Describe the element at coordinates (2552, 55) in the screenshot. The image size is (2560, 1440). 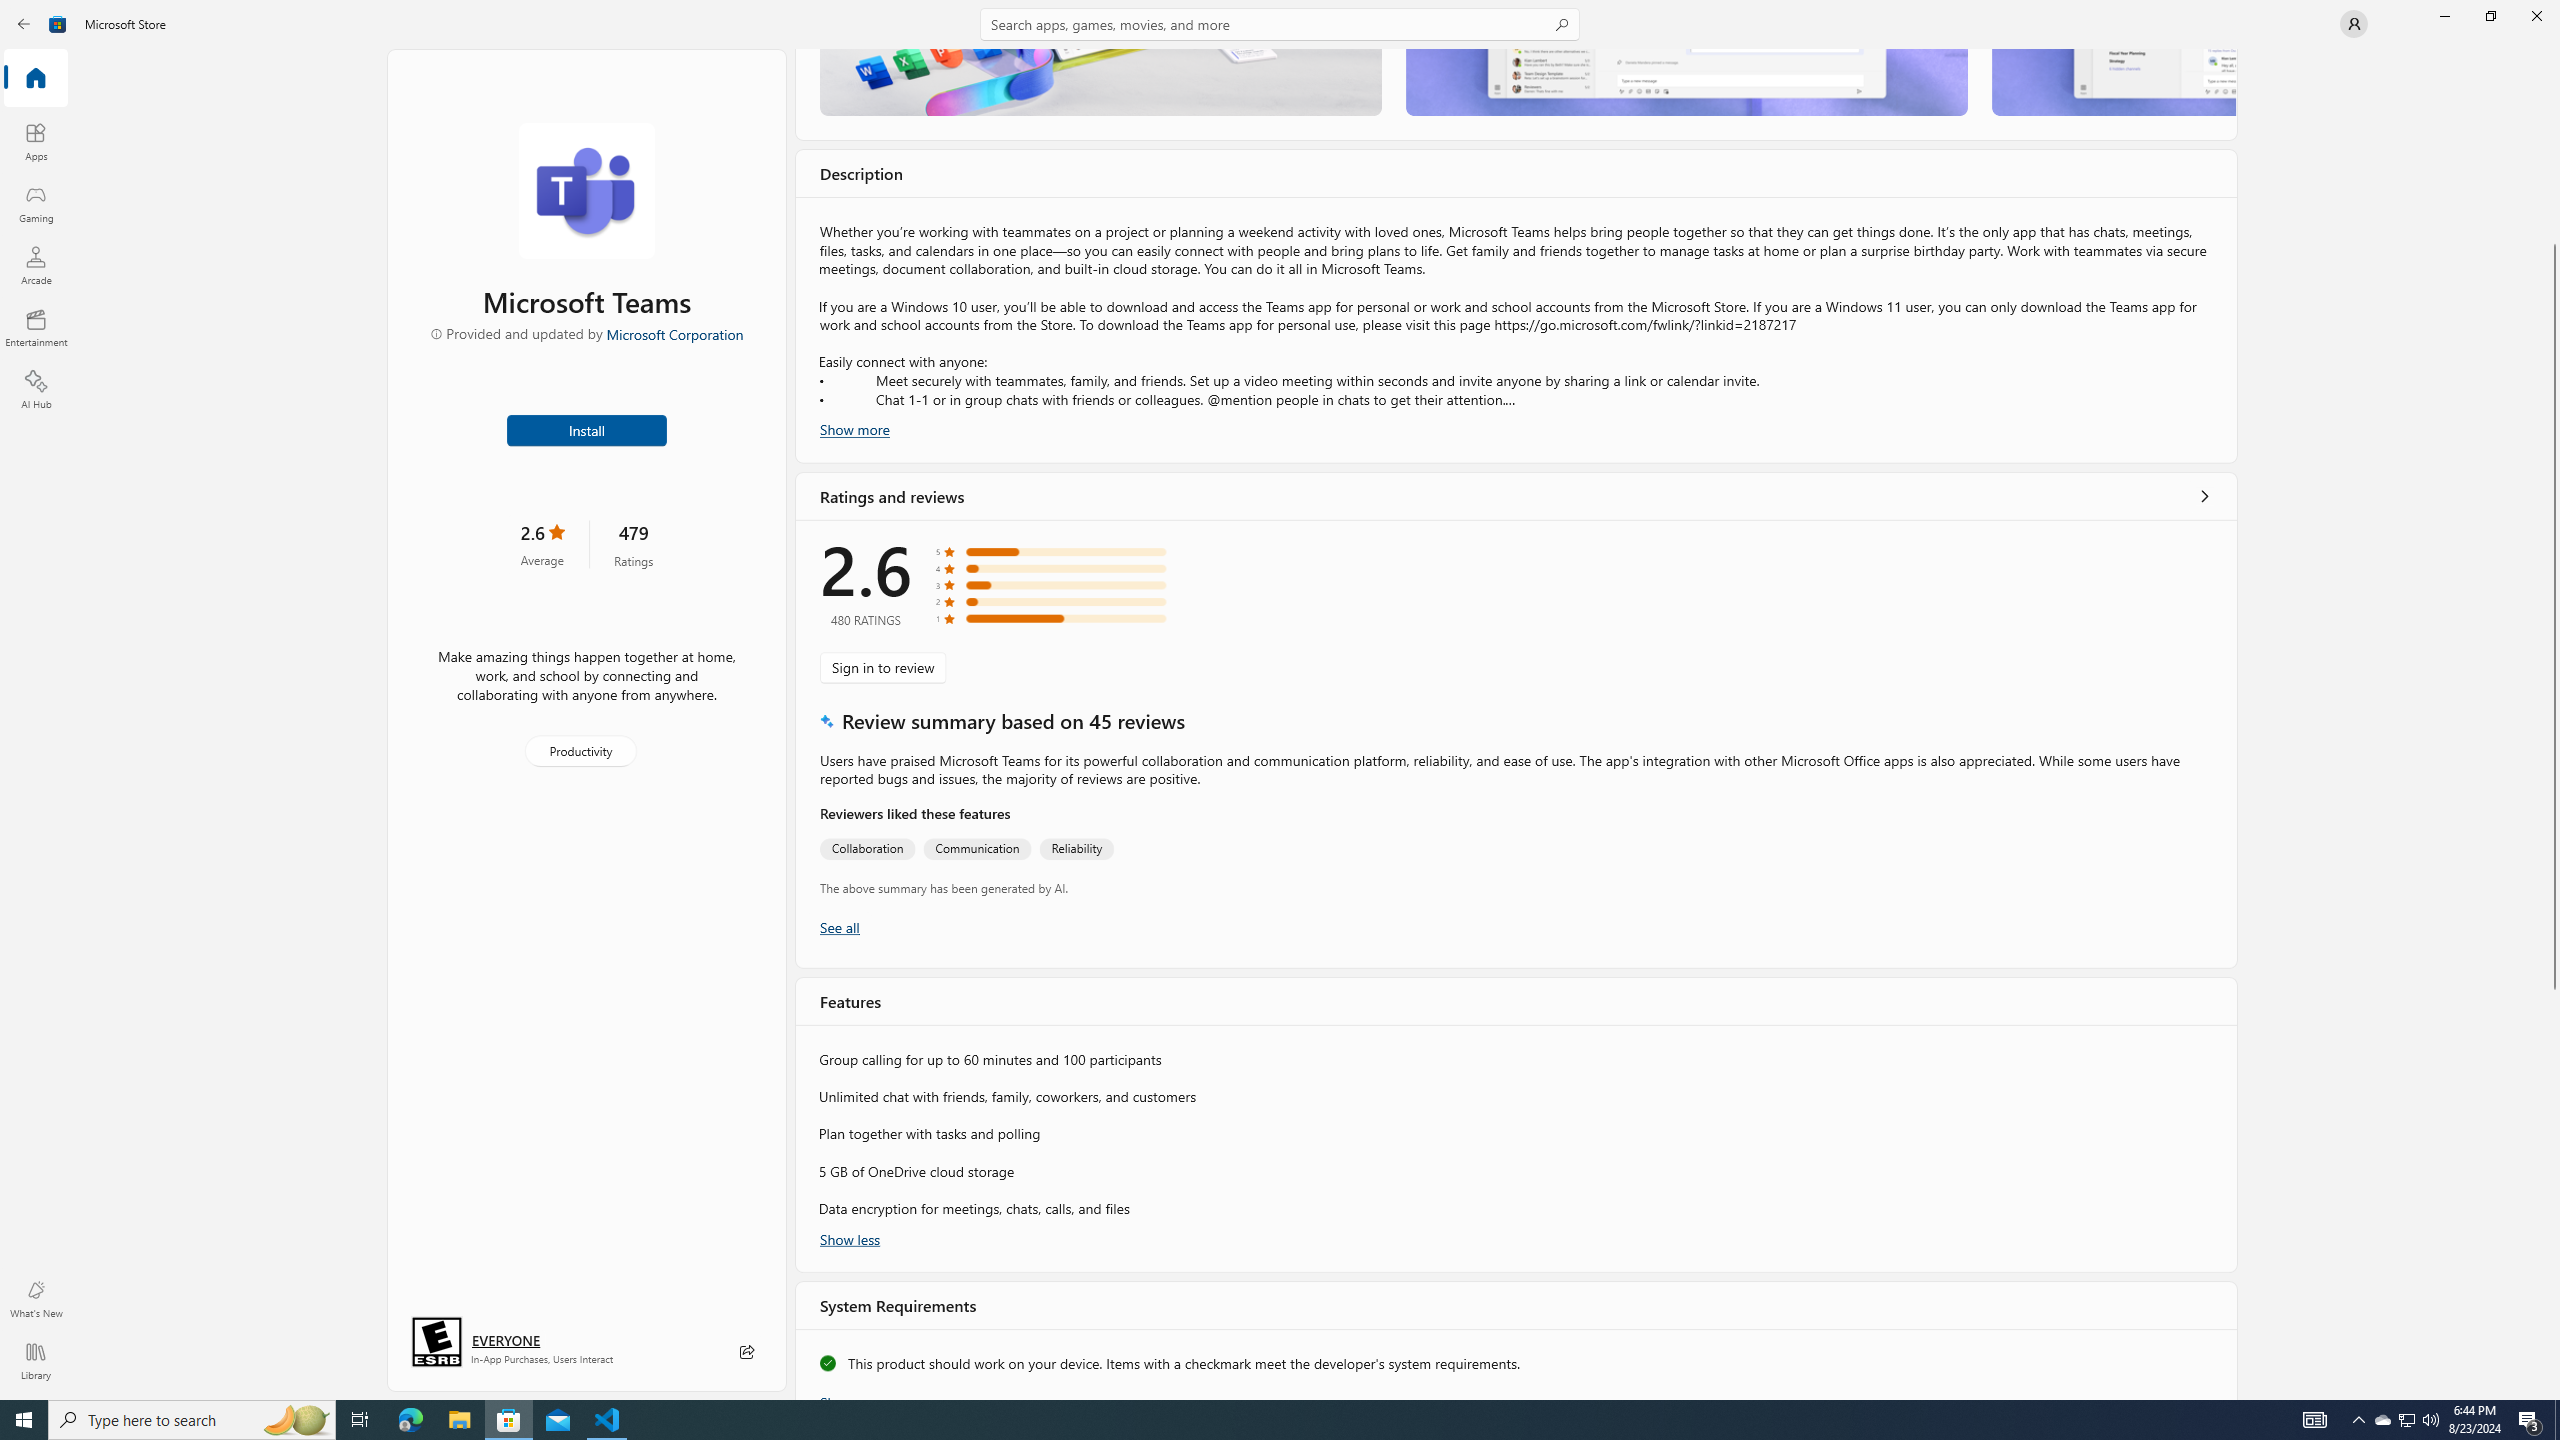
I see `'Vertical Small Decrease'` at that location.